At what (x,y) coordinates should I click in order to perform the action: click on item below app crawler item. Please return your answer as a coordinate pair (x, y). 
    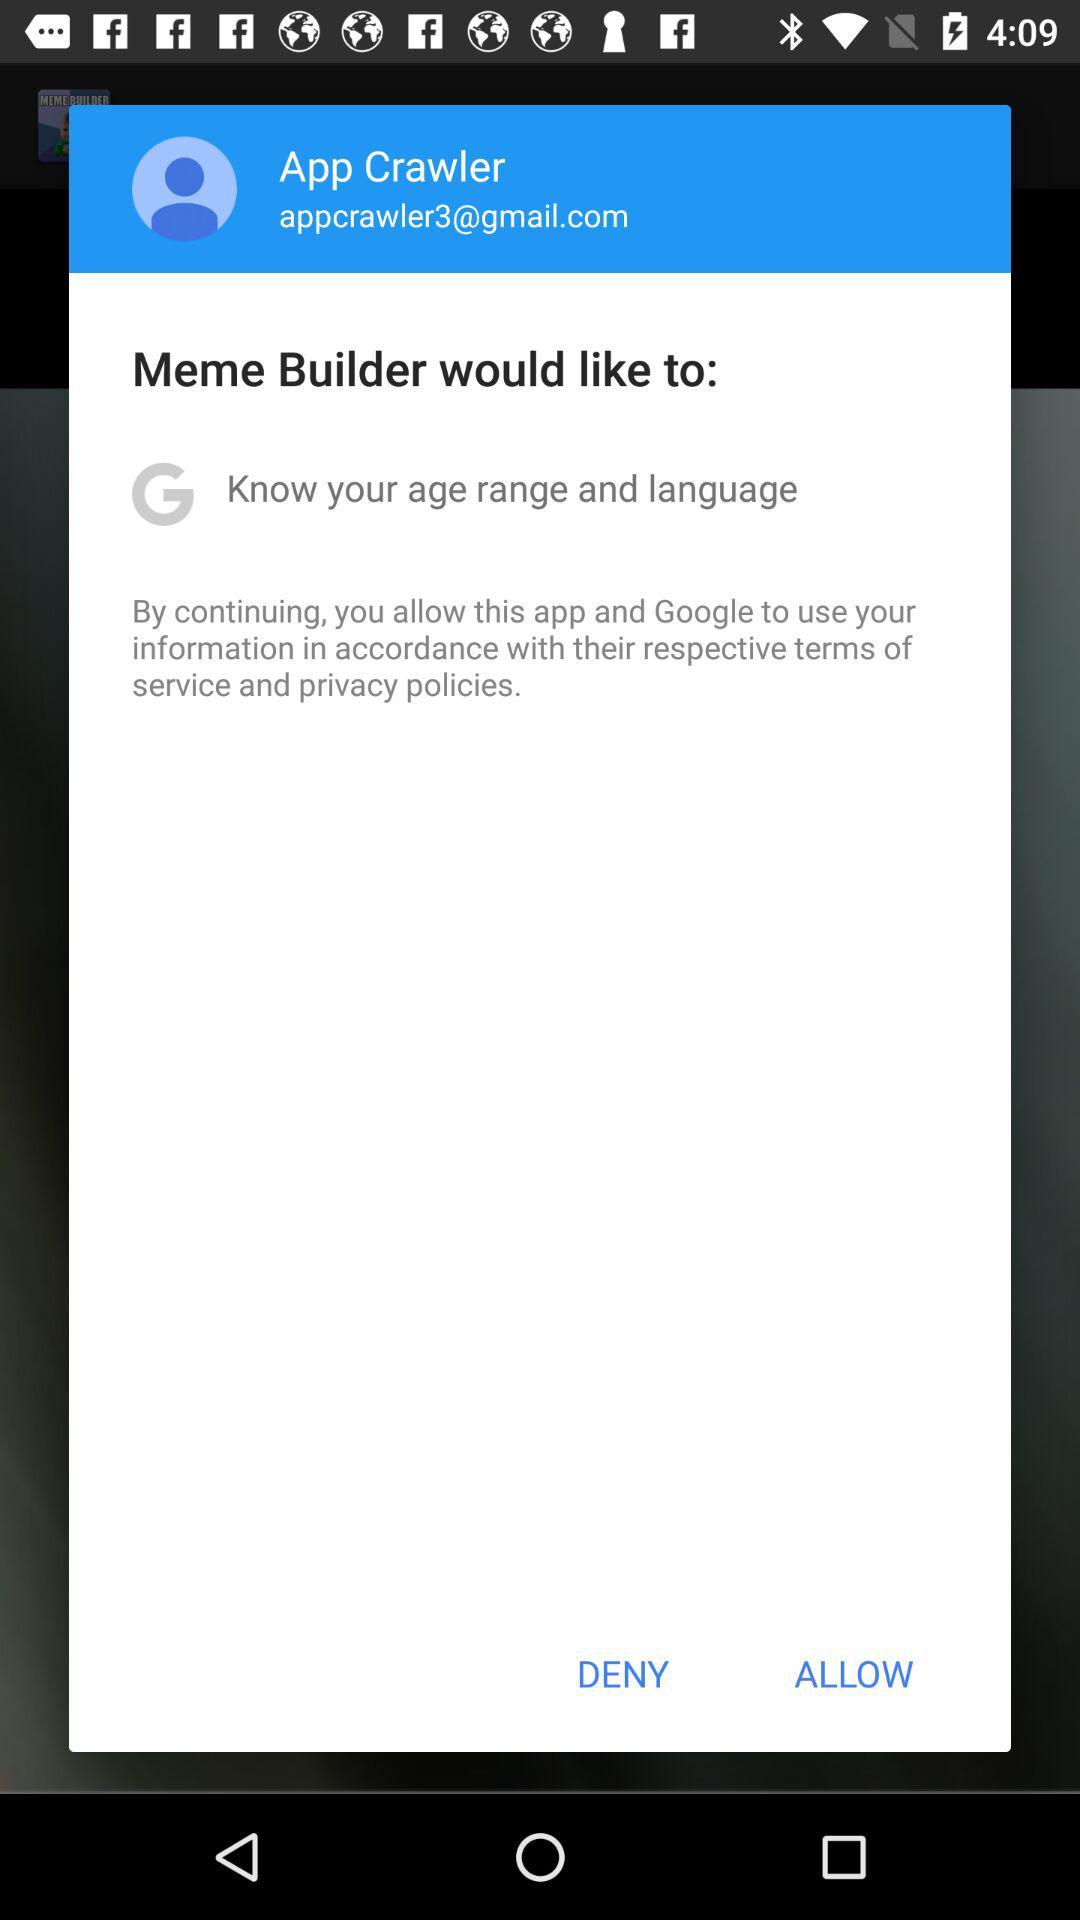
    Looking at the image, I should click on (454, 214).